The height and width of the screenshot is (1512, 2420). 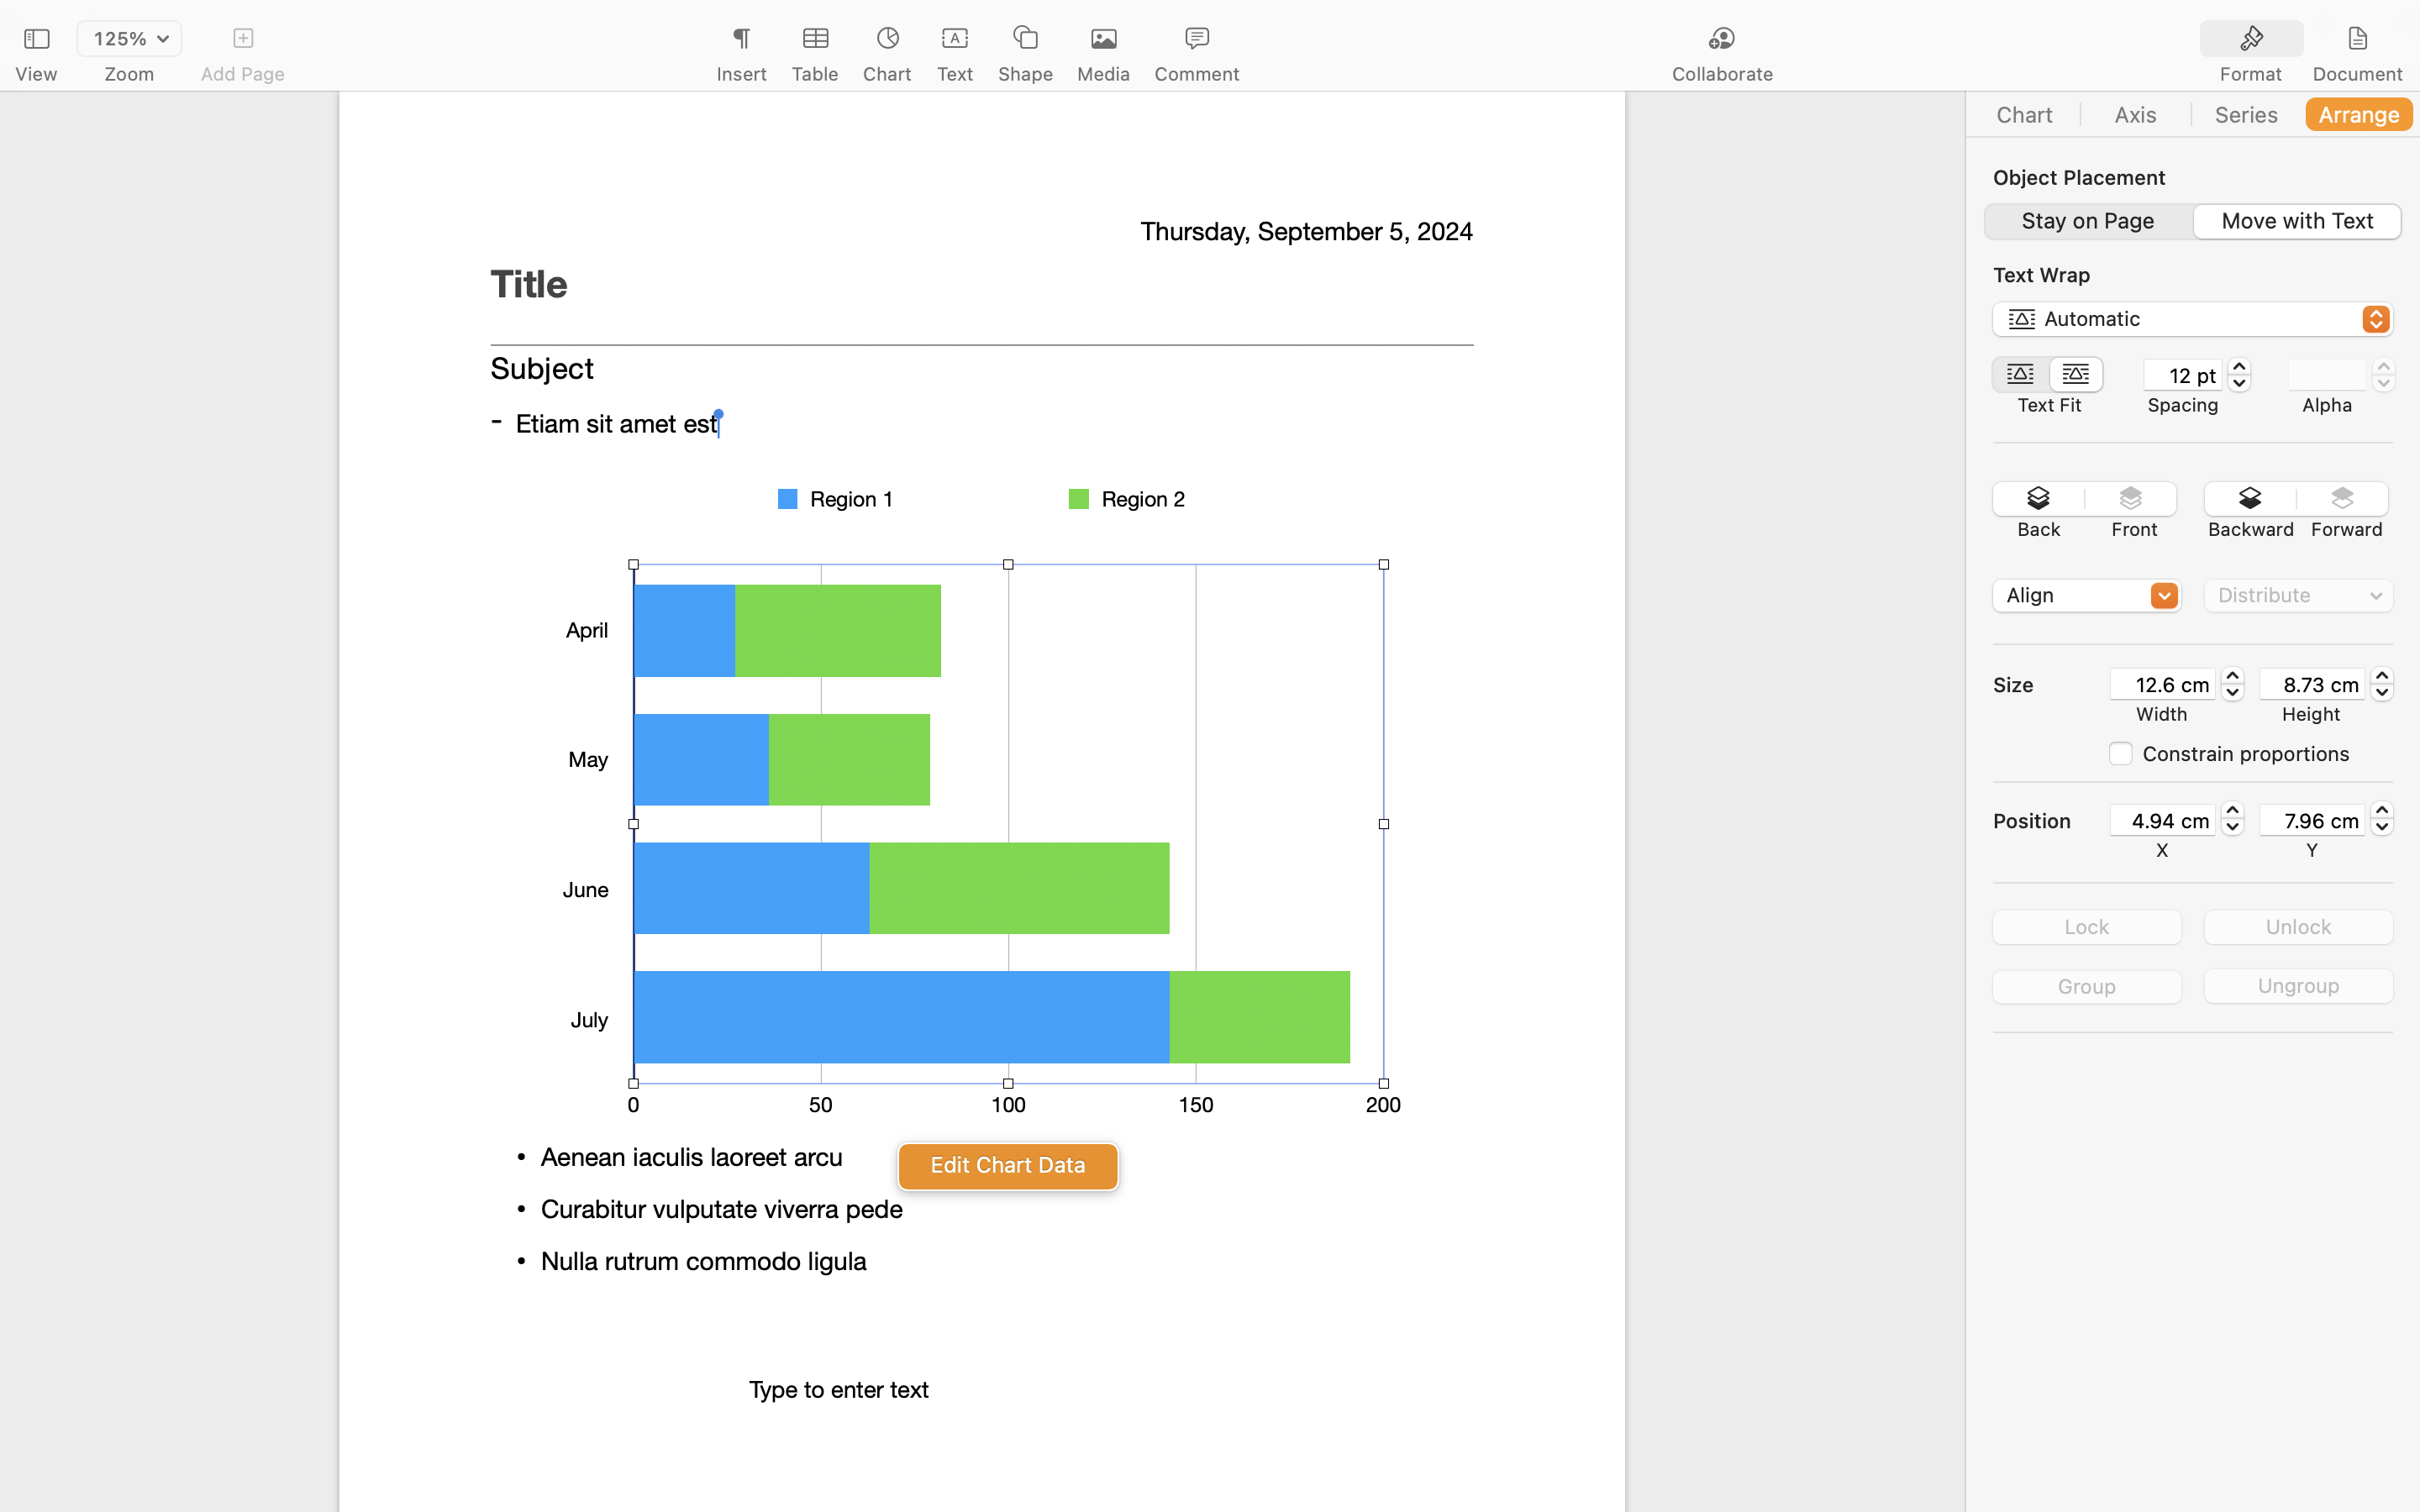 I want to click on 'X', so click(x=2162, y=848).